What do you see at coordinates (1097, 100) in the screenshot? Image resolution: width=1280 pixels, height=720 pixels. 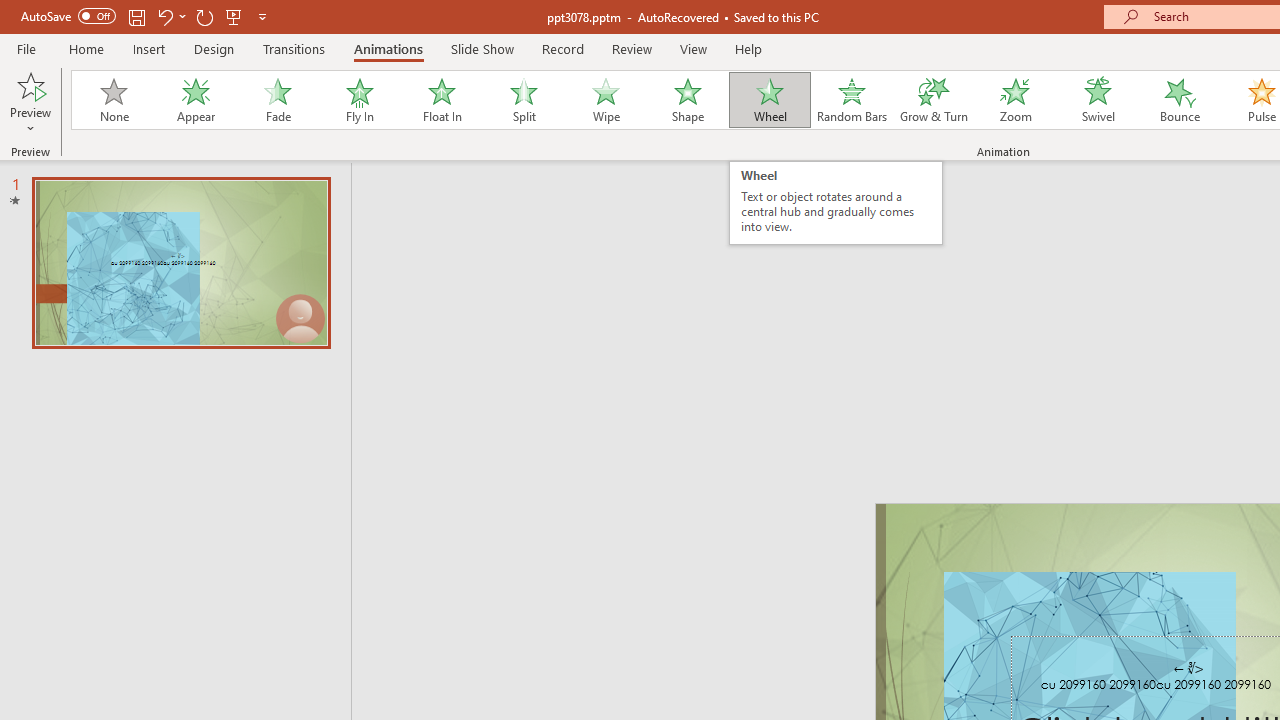 I see `'Swivel'` at bounding box center [1097, 100].